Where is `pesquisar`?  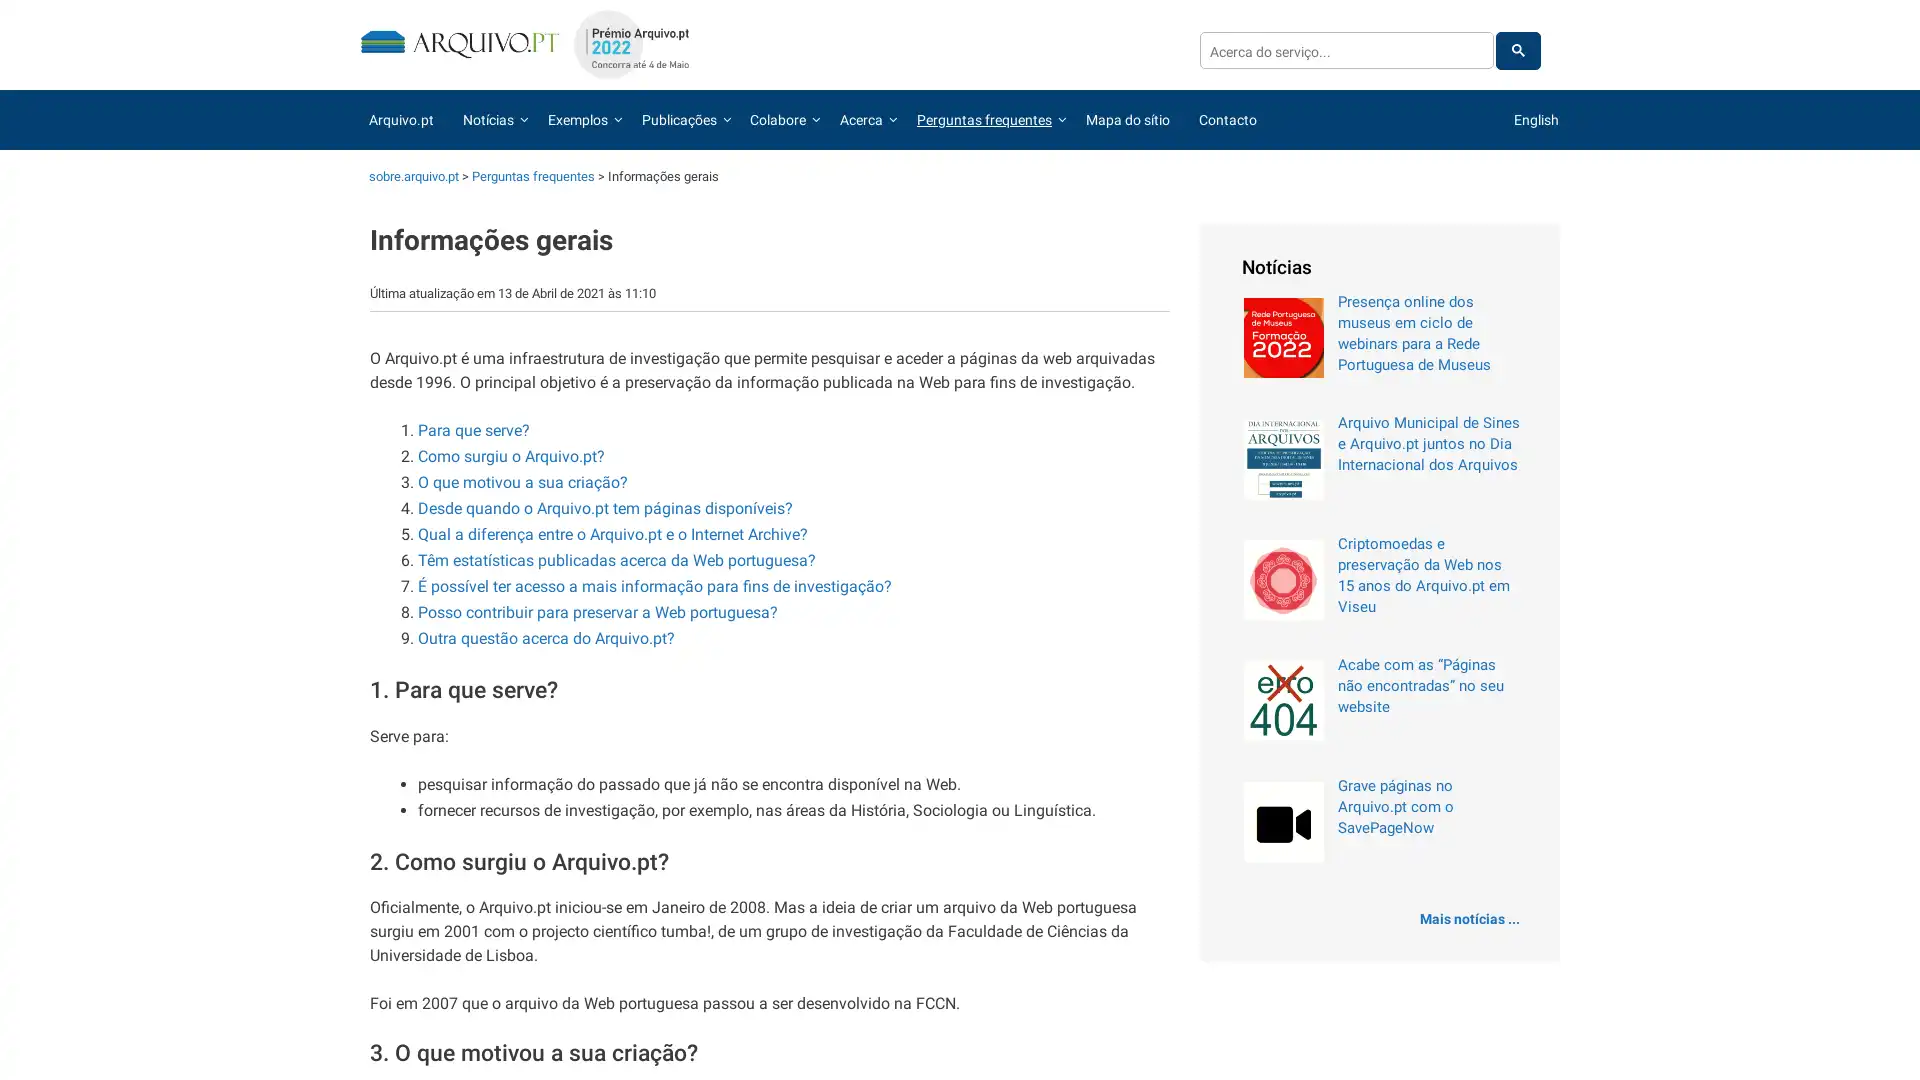
pesquisar is located at coordinates (1518, 49).